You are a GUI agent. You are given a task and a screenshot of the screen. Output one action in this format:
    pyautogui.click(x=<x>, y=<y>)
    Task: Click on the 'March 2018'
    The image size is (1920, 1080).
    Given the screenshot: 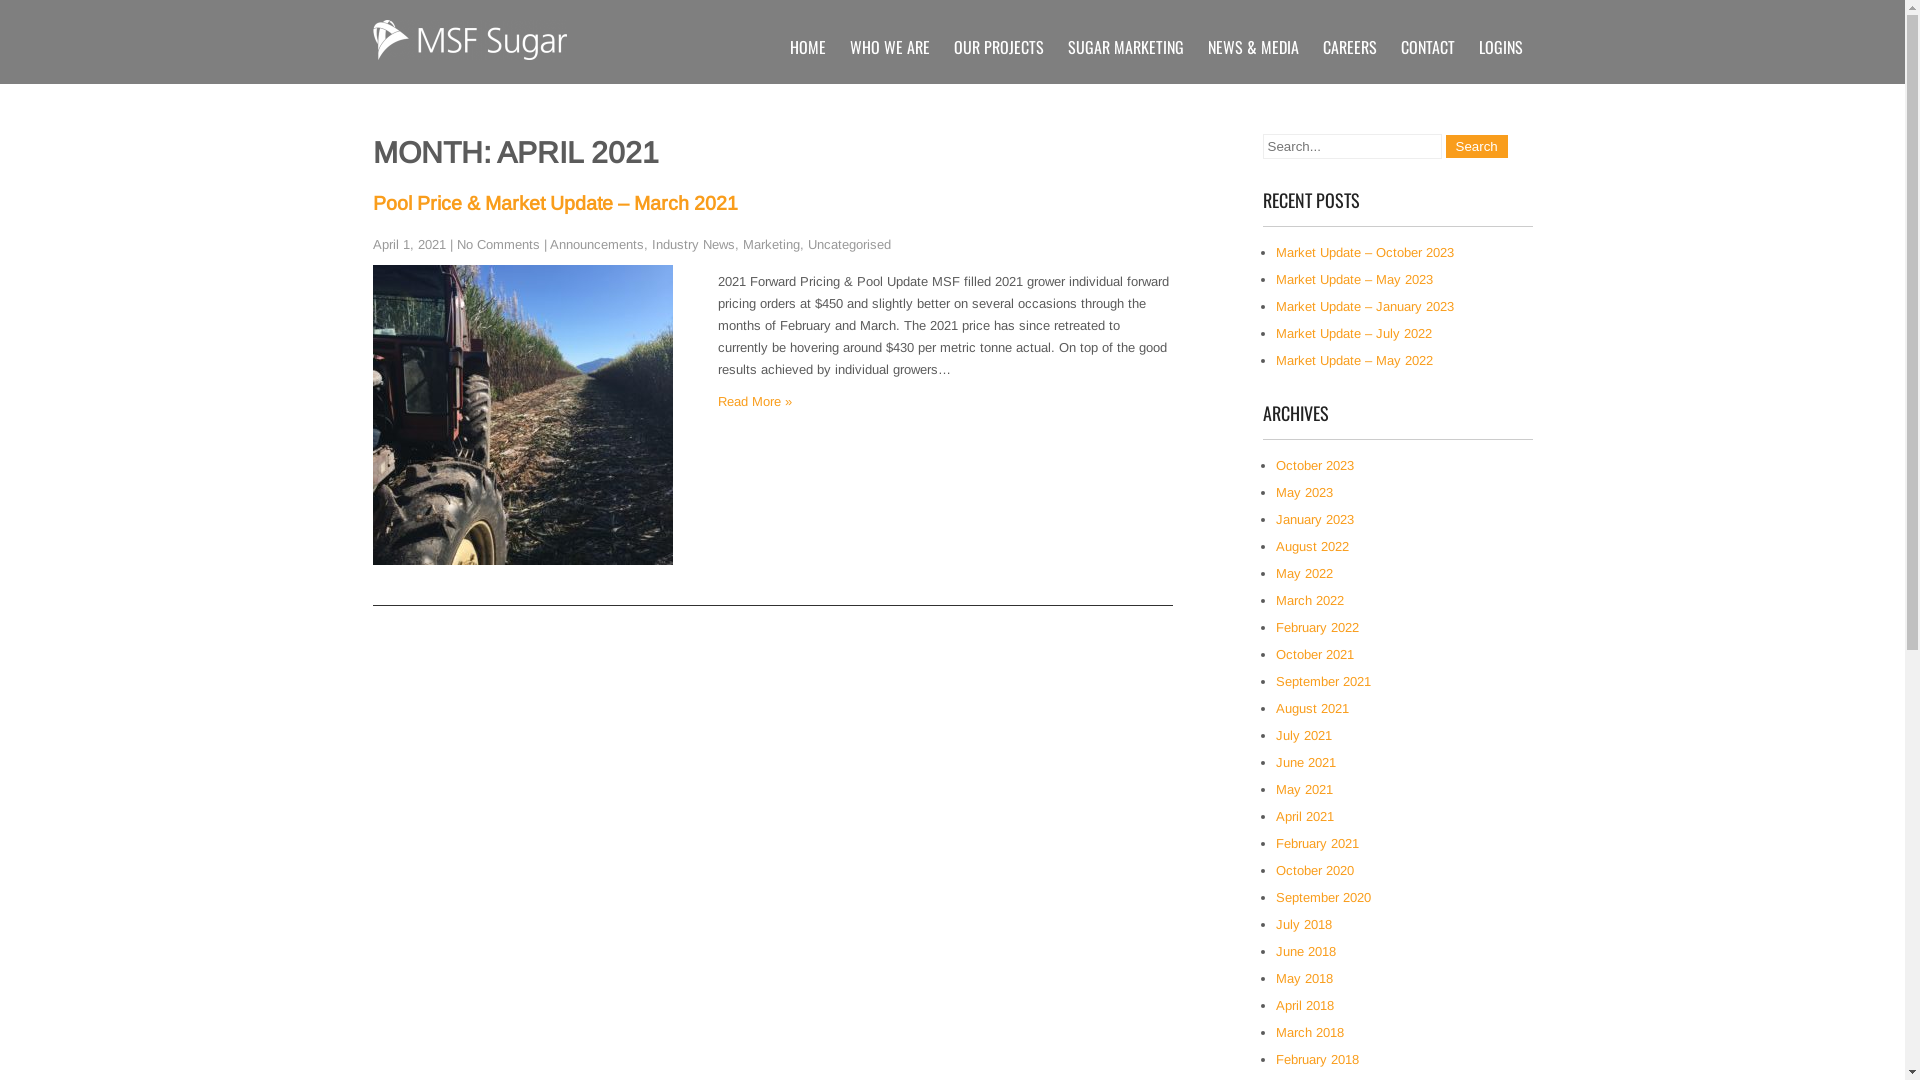 What is the action you would take?
    pyautogui.click(x=1310, y=1032)
    